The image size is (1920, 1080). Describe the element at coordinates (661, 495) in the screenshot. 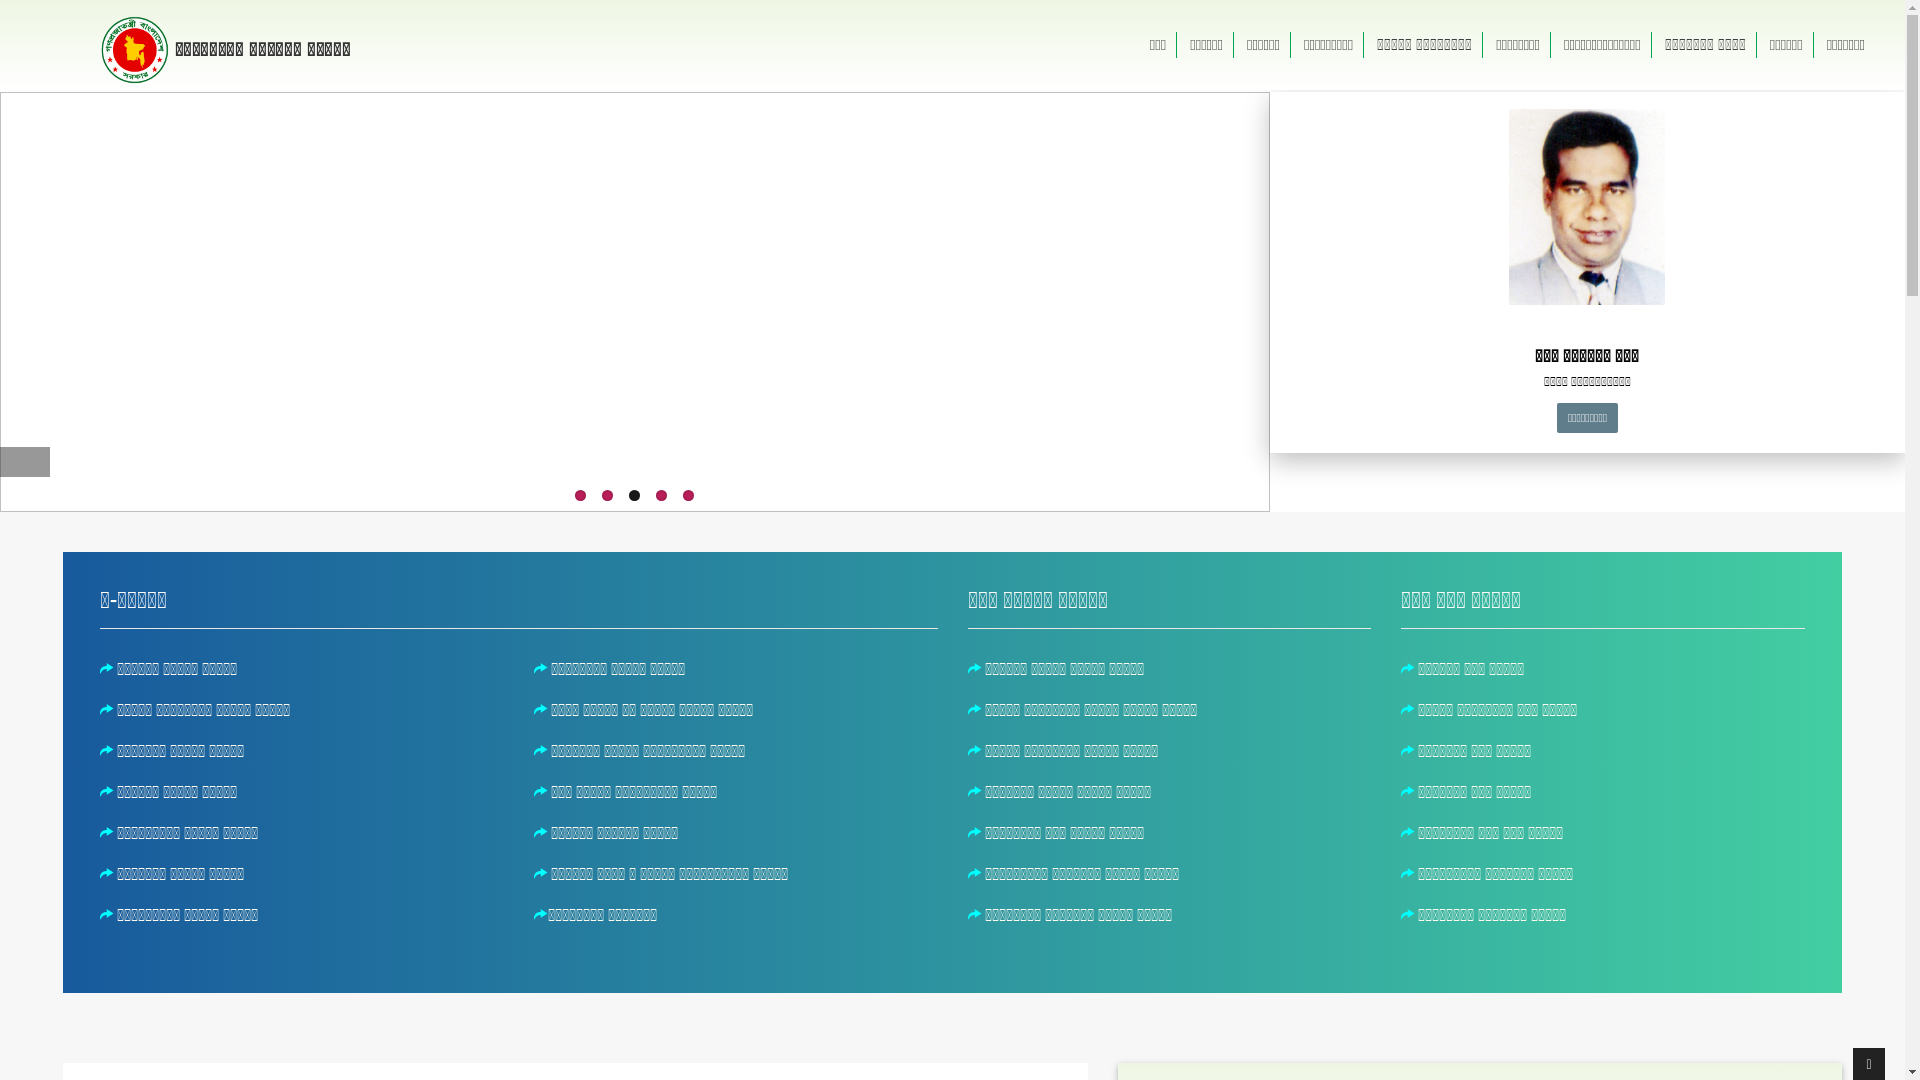

I see `'4'` at that location.